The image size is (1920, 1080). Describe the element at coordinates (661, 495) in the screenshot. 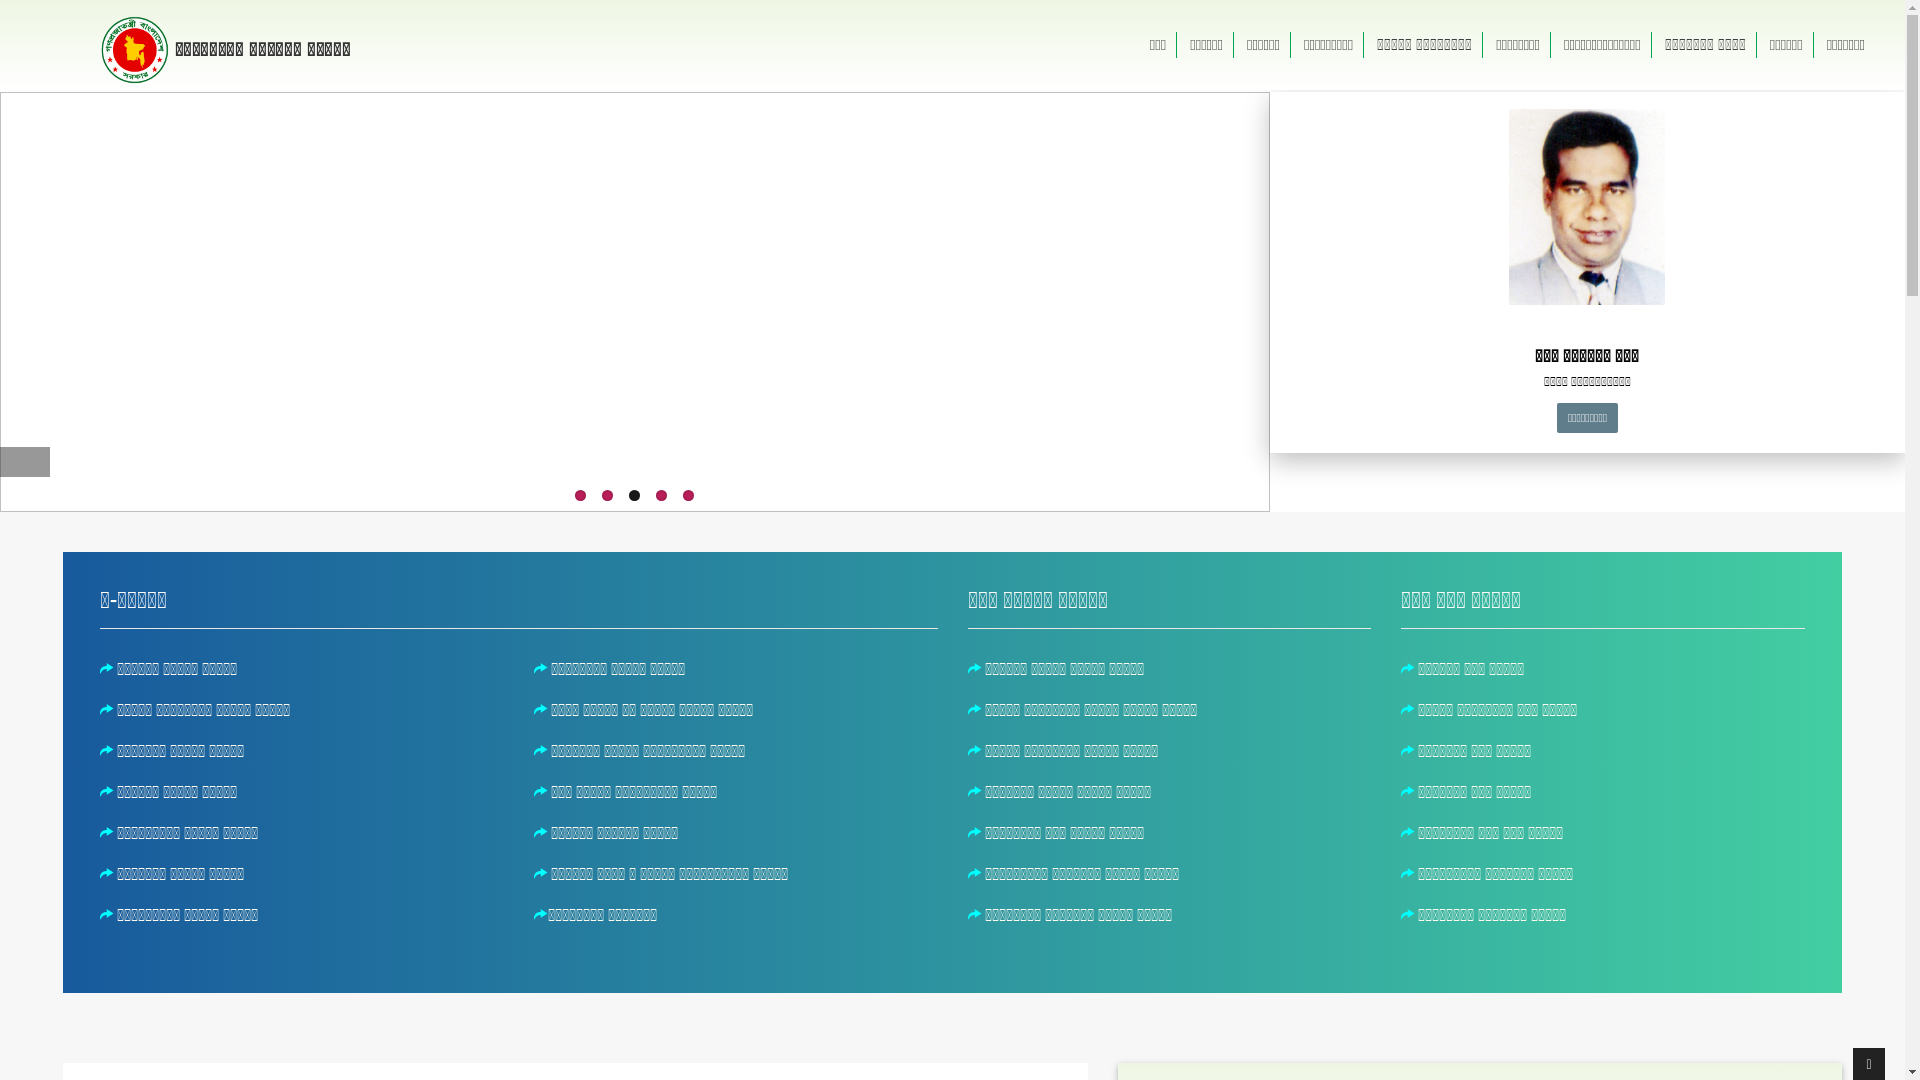

I see `'4'` at that location.